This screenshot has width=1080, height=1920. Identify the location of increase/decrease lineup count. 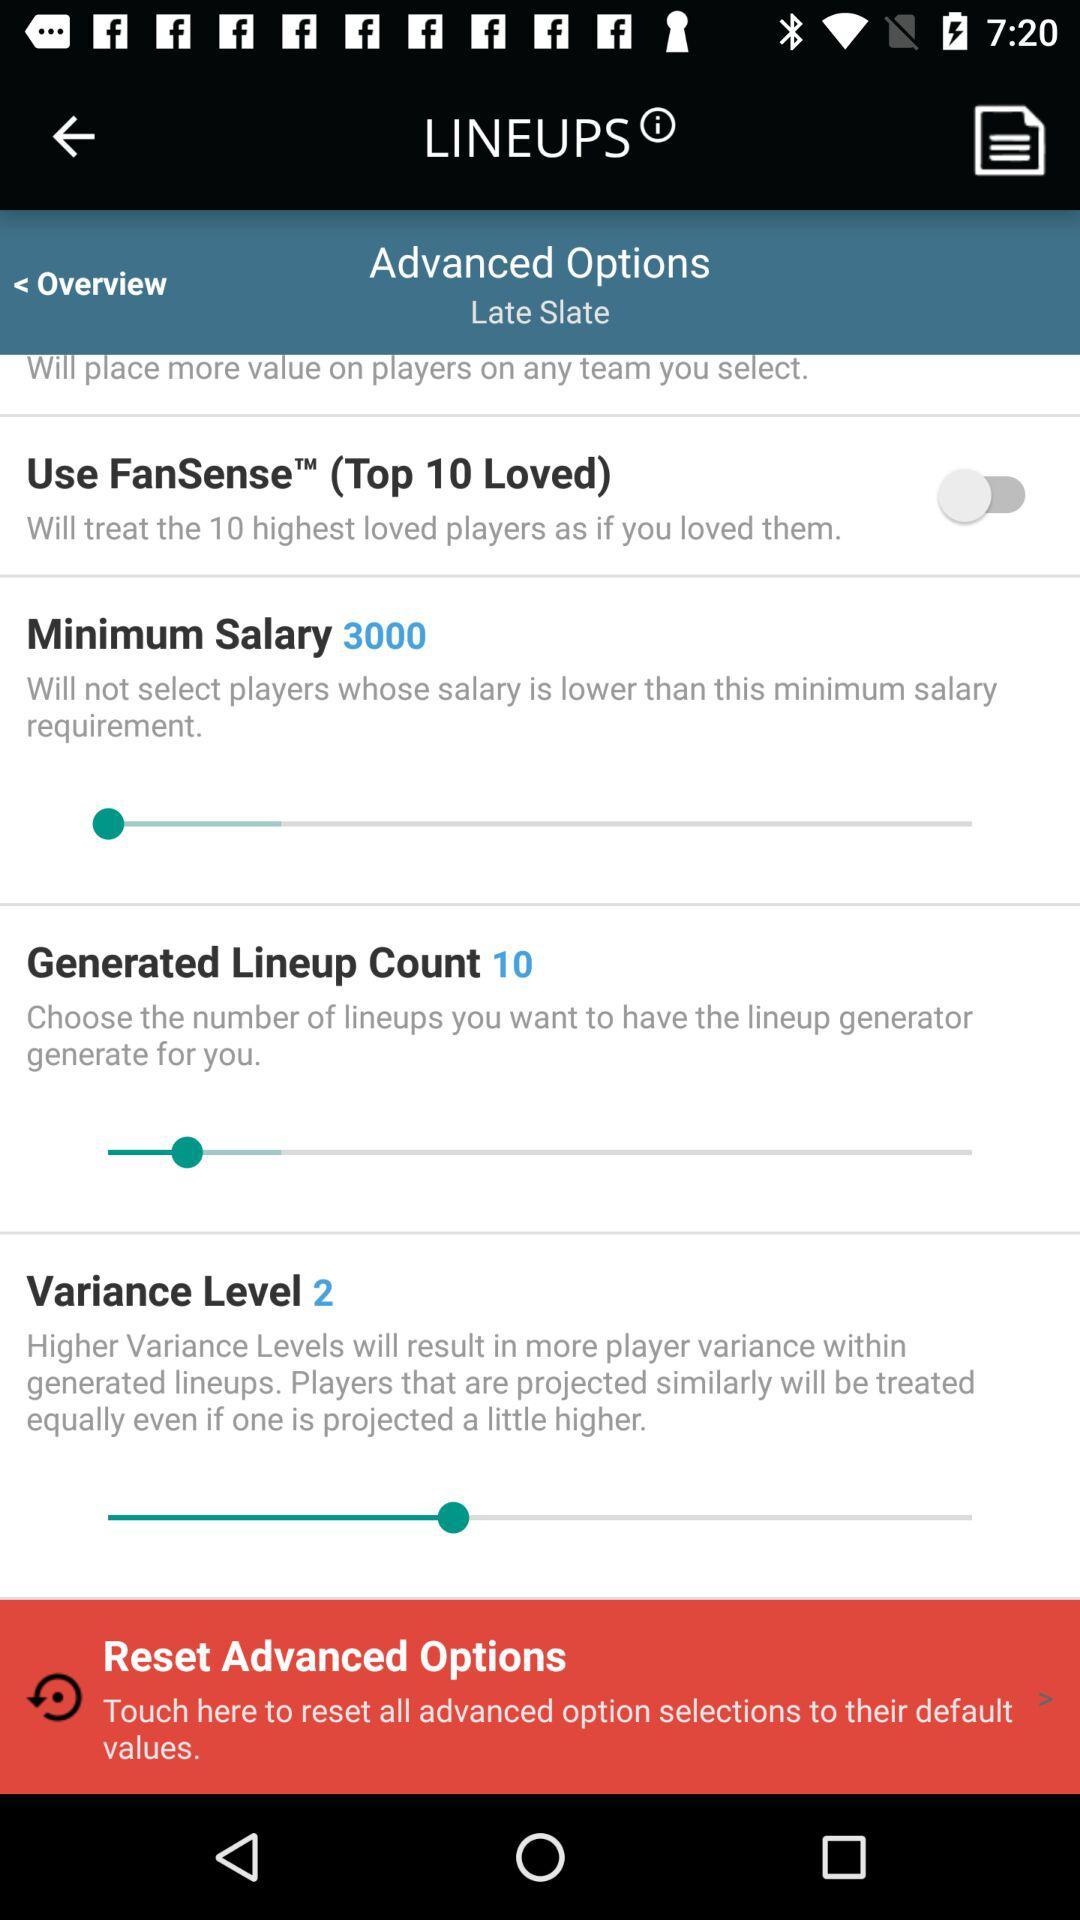
(540, 1152).